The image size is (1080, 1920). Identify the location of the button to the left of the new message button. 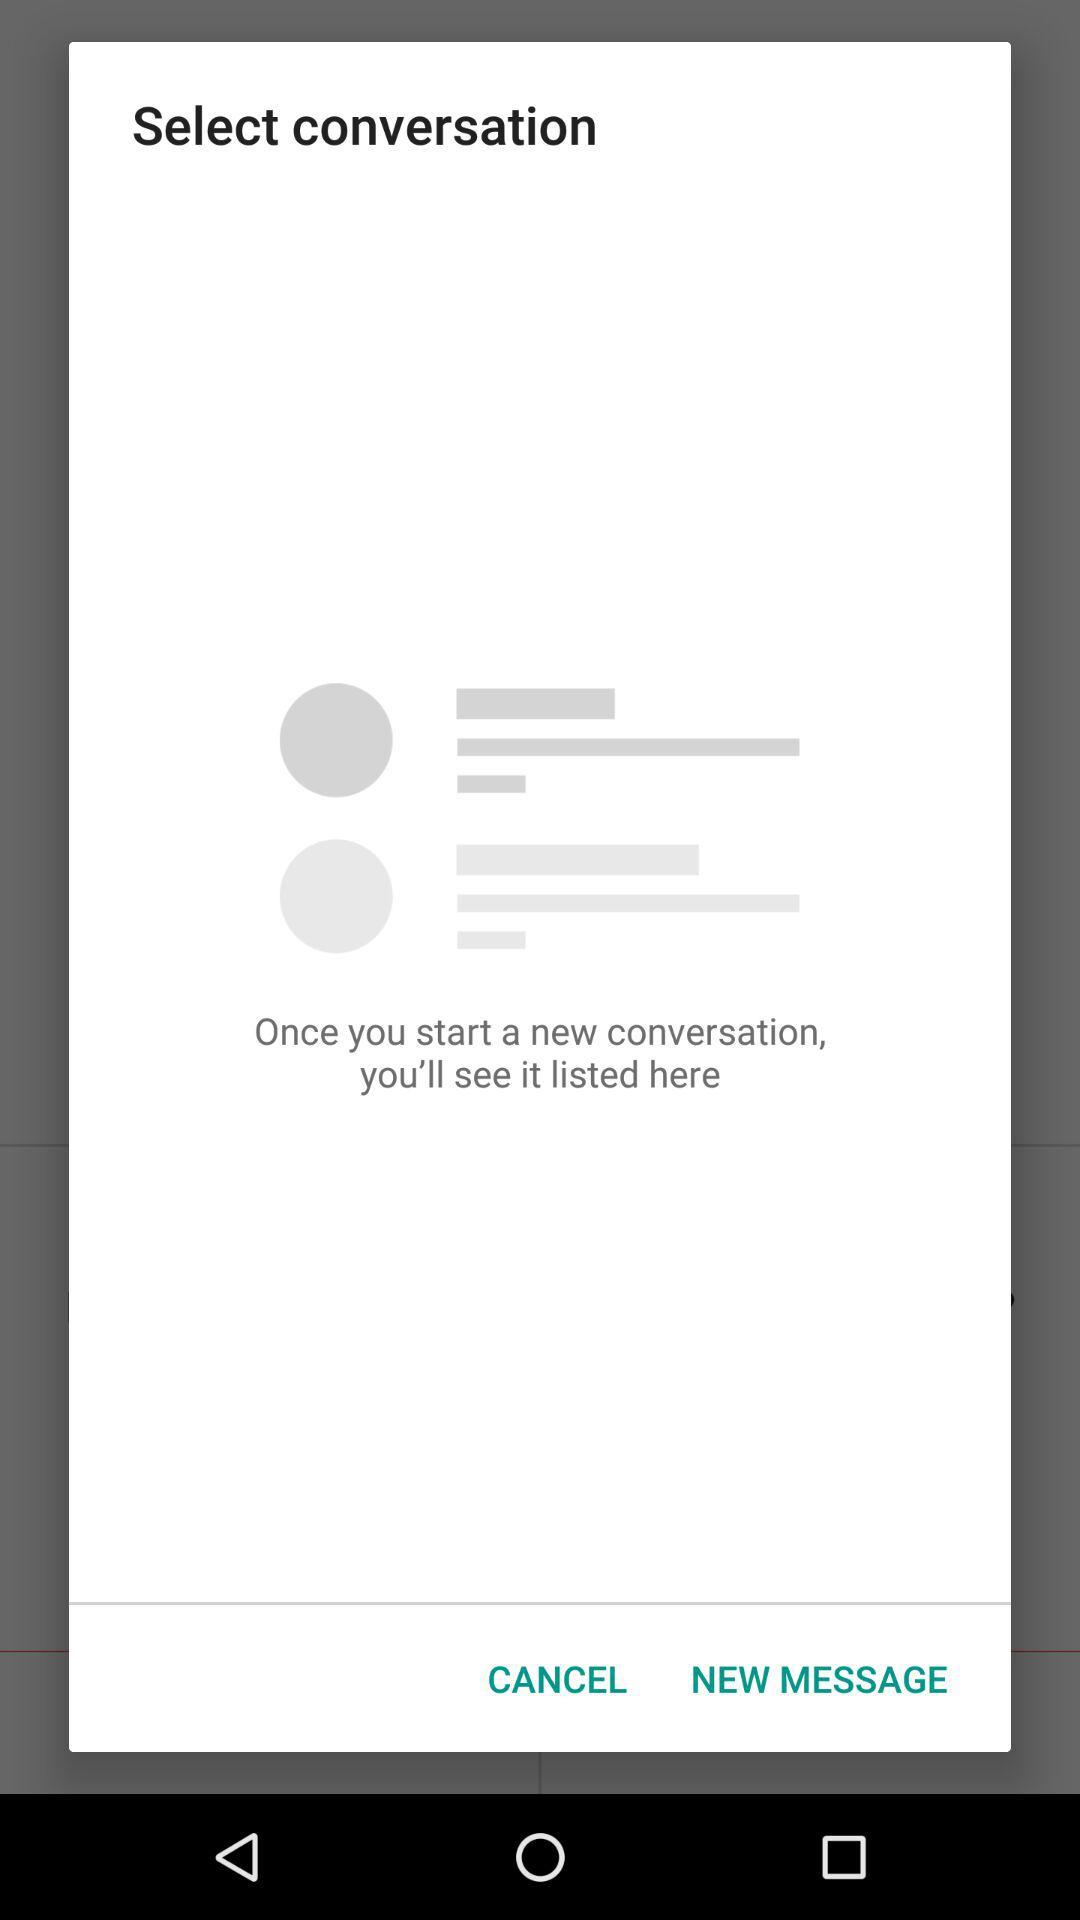
(557, 1678).